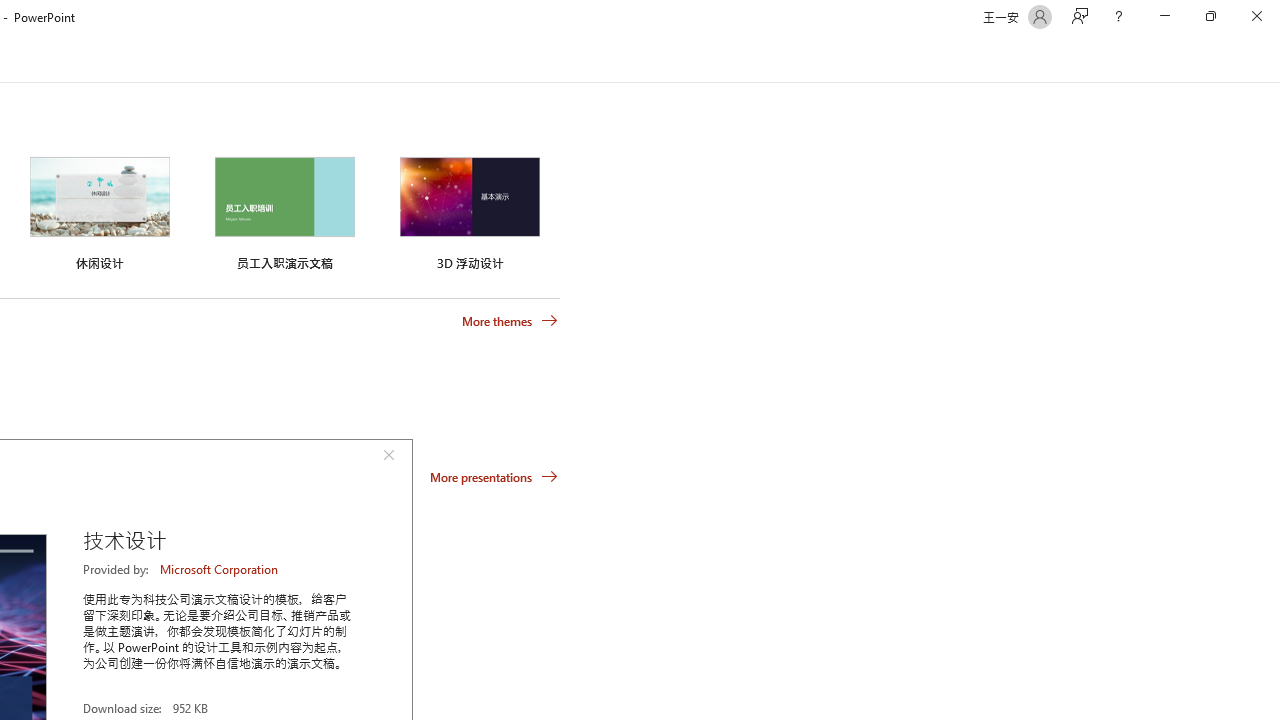  What do you see at coordinates (510, 320) in the screenshot?
I see `'More themes'` at bounding box center [510, 320].